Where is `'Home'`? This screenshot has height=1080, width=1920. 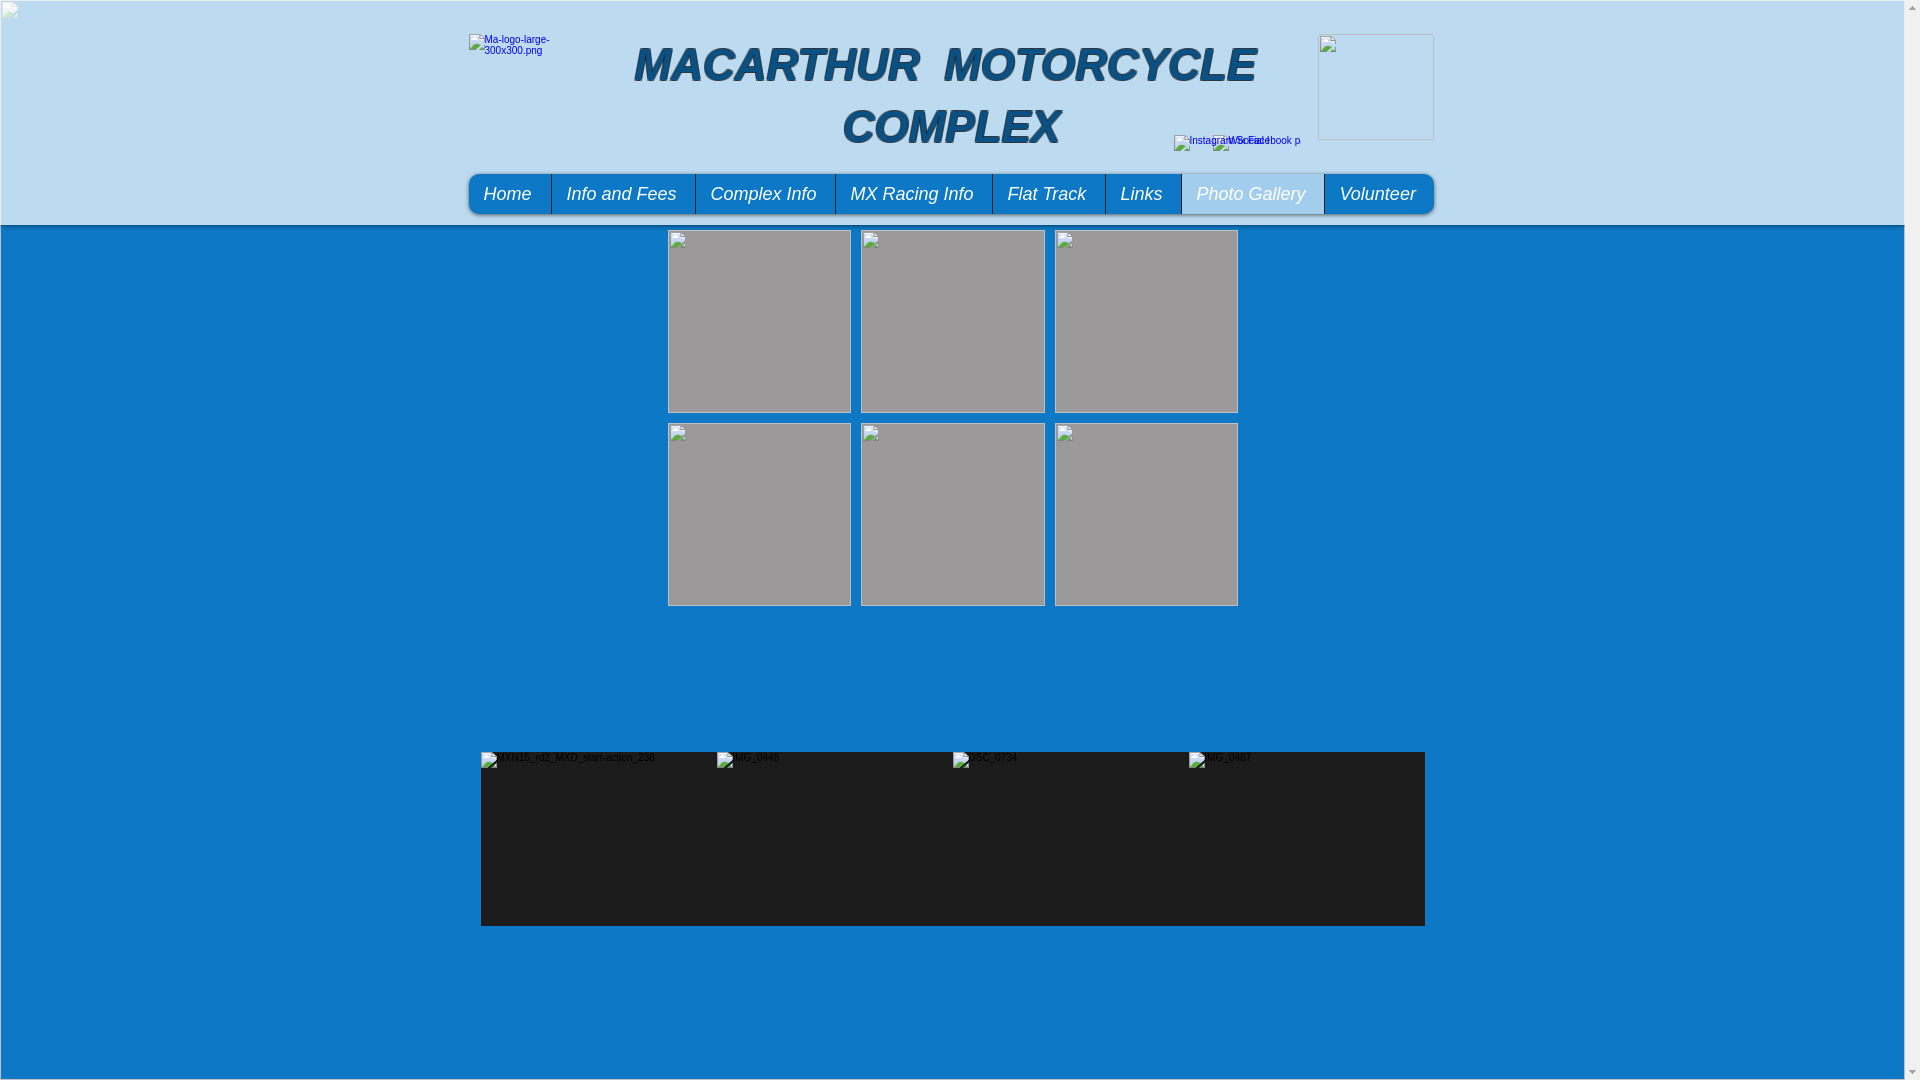
'Home' is located at coordinates (508, 193).